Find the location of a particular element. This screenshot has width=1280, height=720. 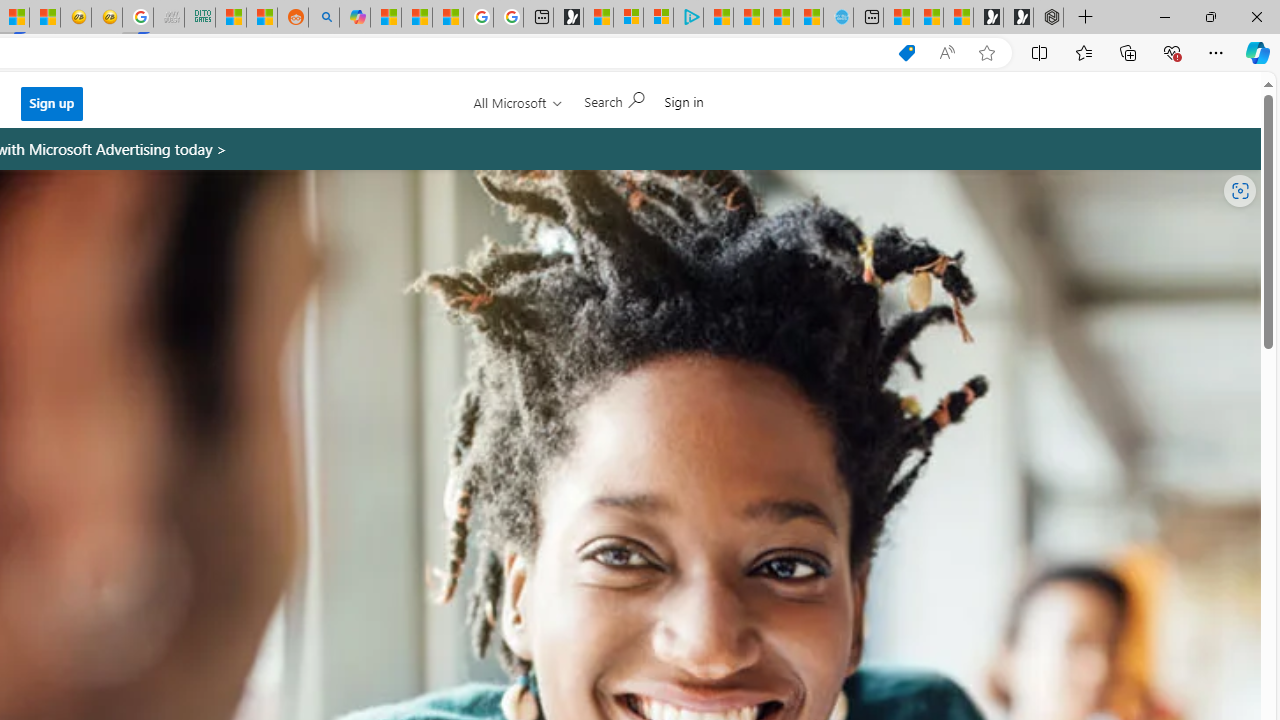

'DITOGAMES AG Imprint' is located at coordinates (200, 17).